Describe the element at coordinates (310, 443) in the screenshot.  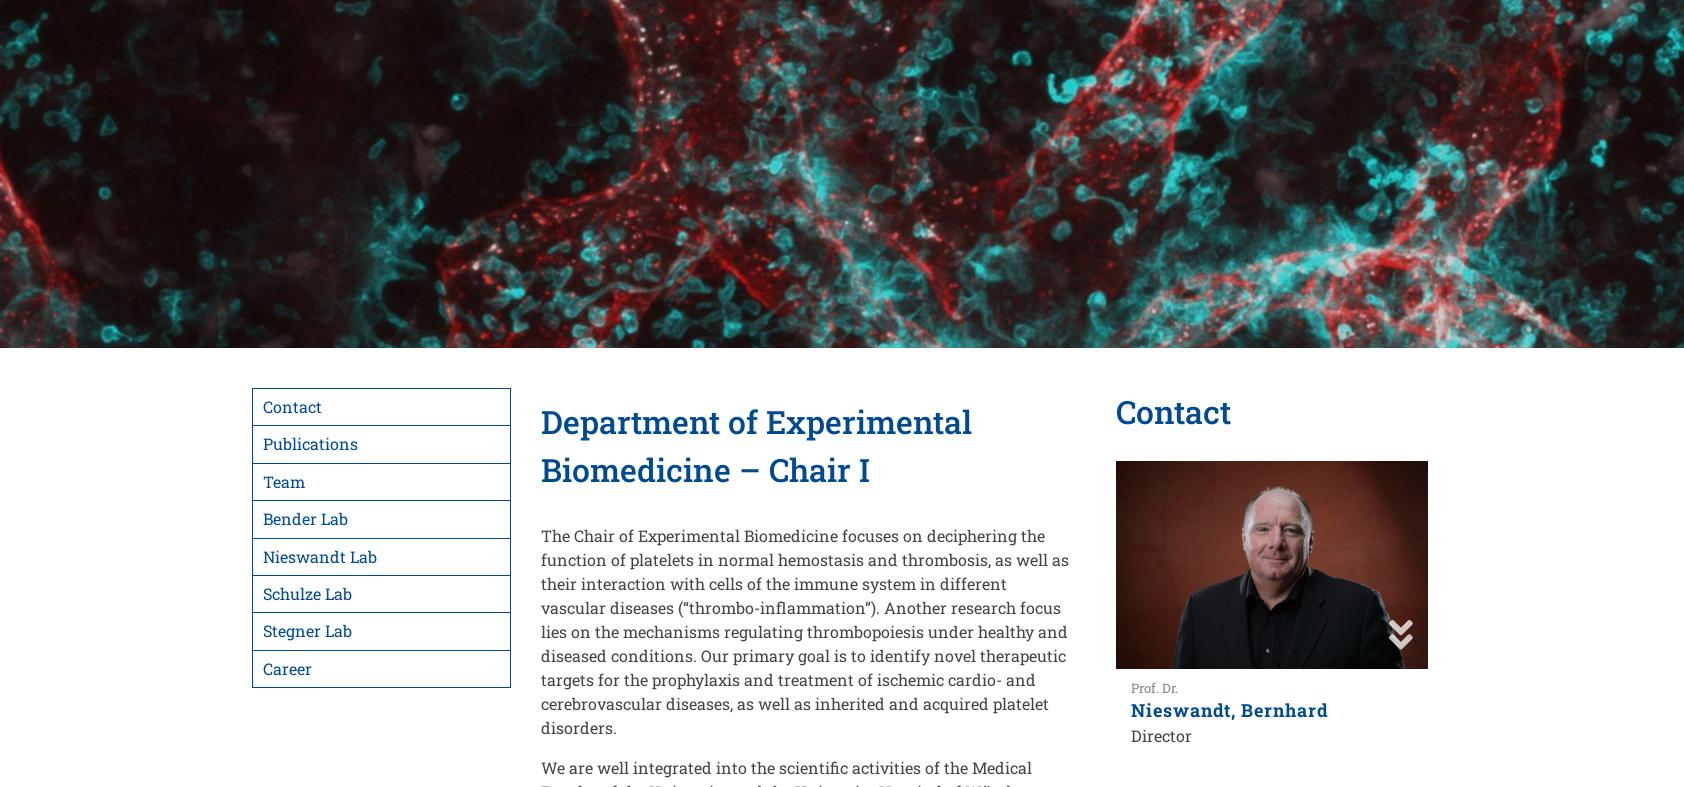
I see `'Publications'` at that location.